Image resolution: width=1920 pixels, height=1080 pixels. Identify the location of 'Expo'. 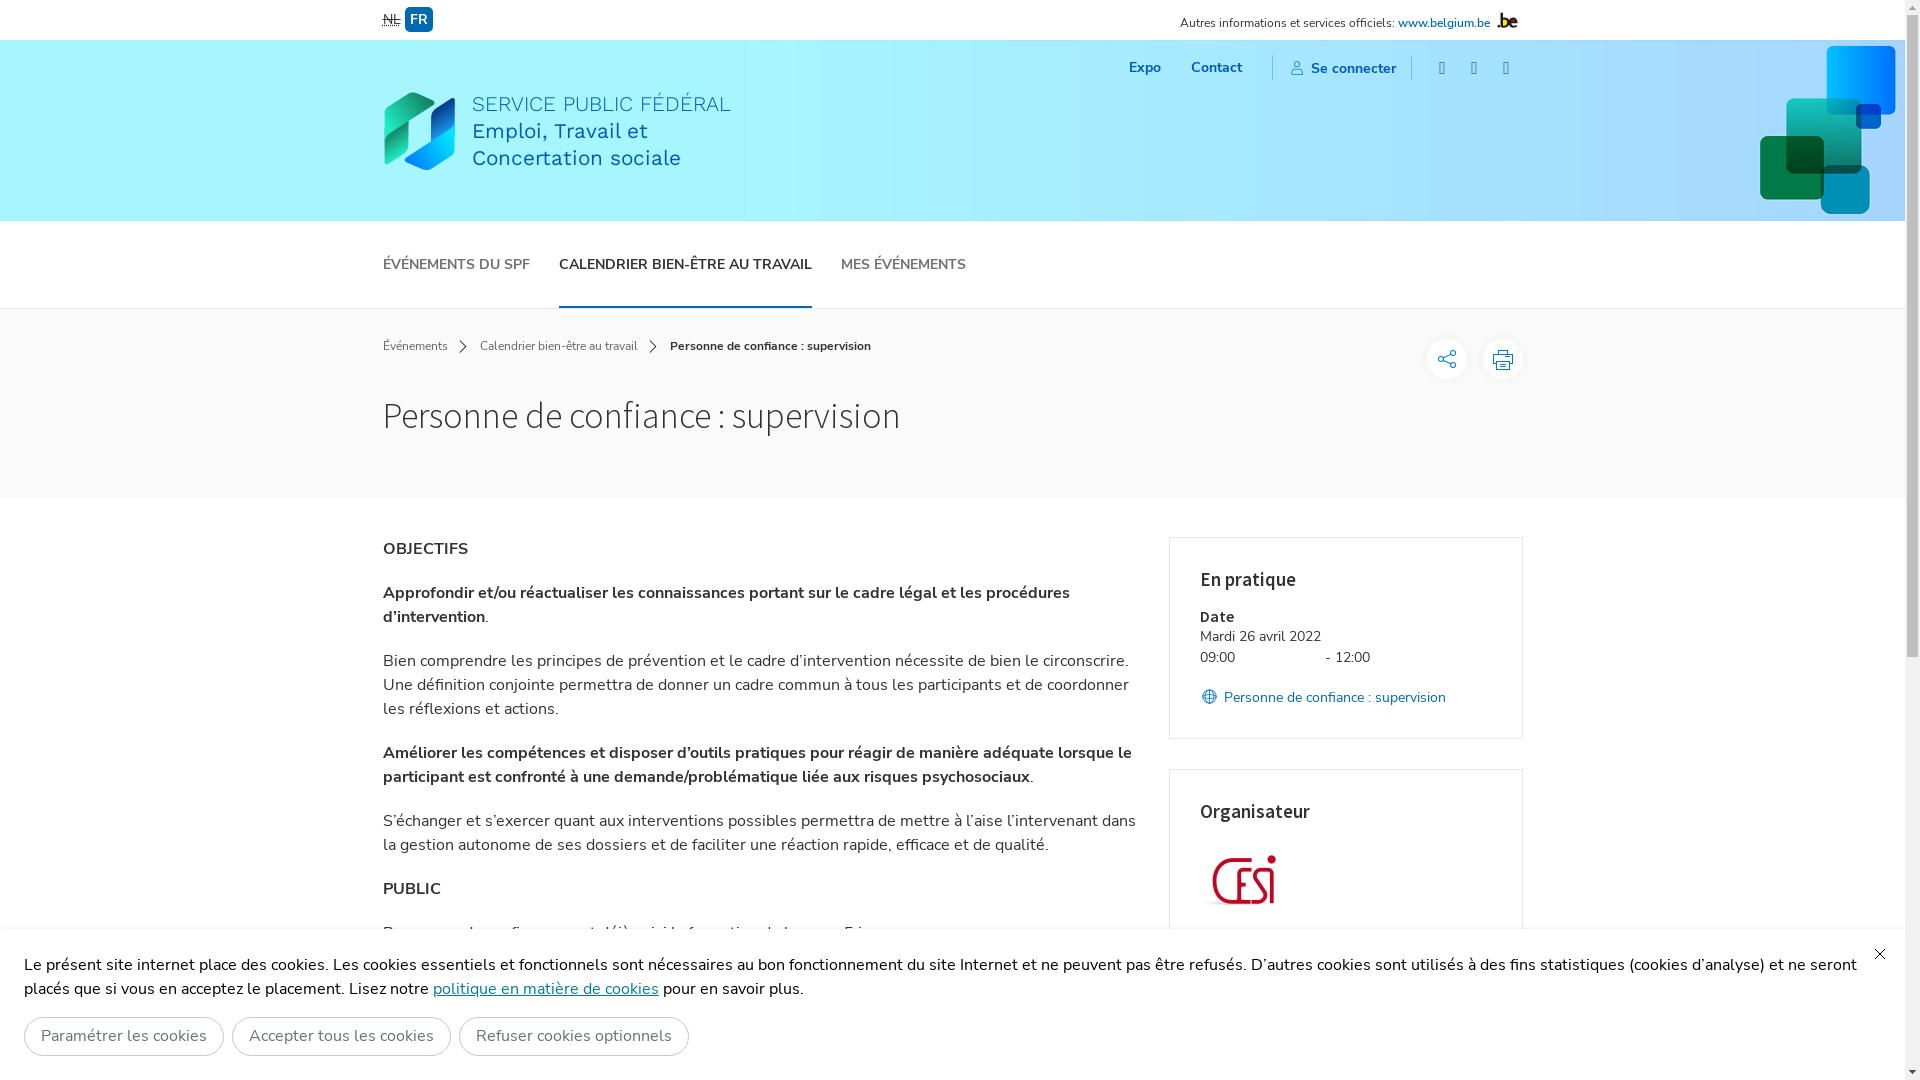
(1128, 66).